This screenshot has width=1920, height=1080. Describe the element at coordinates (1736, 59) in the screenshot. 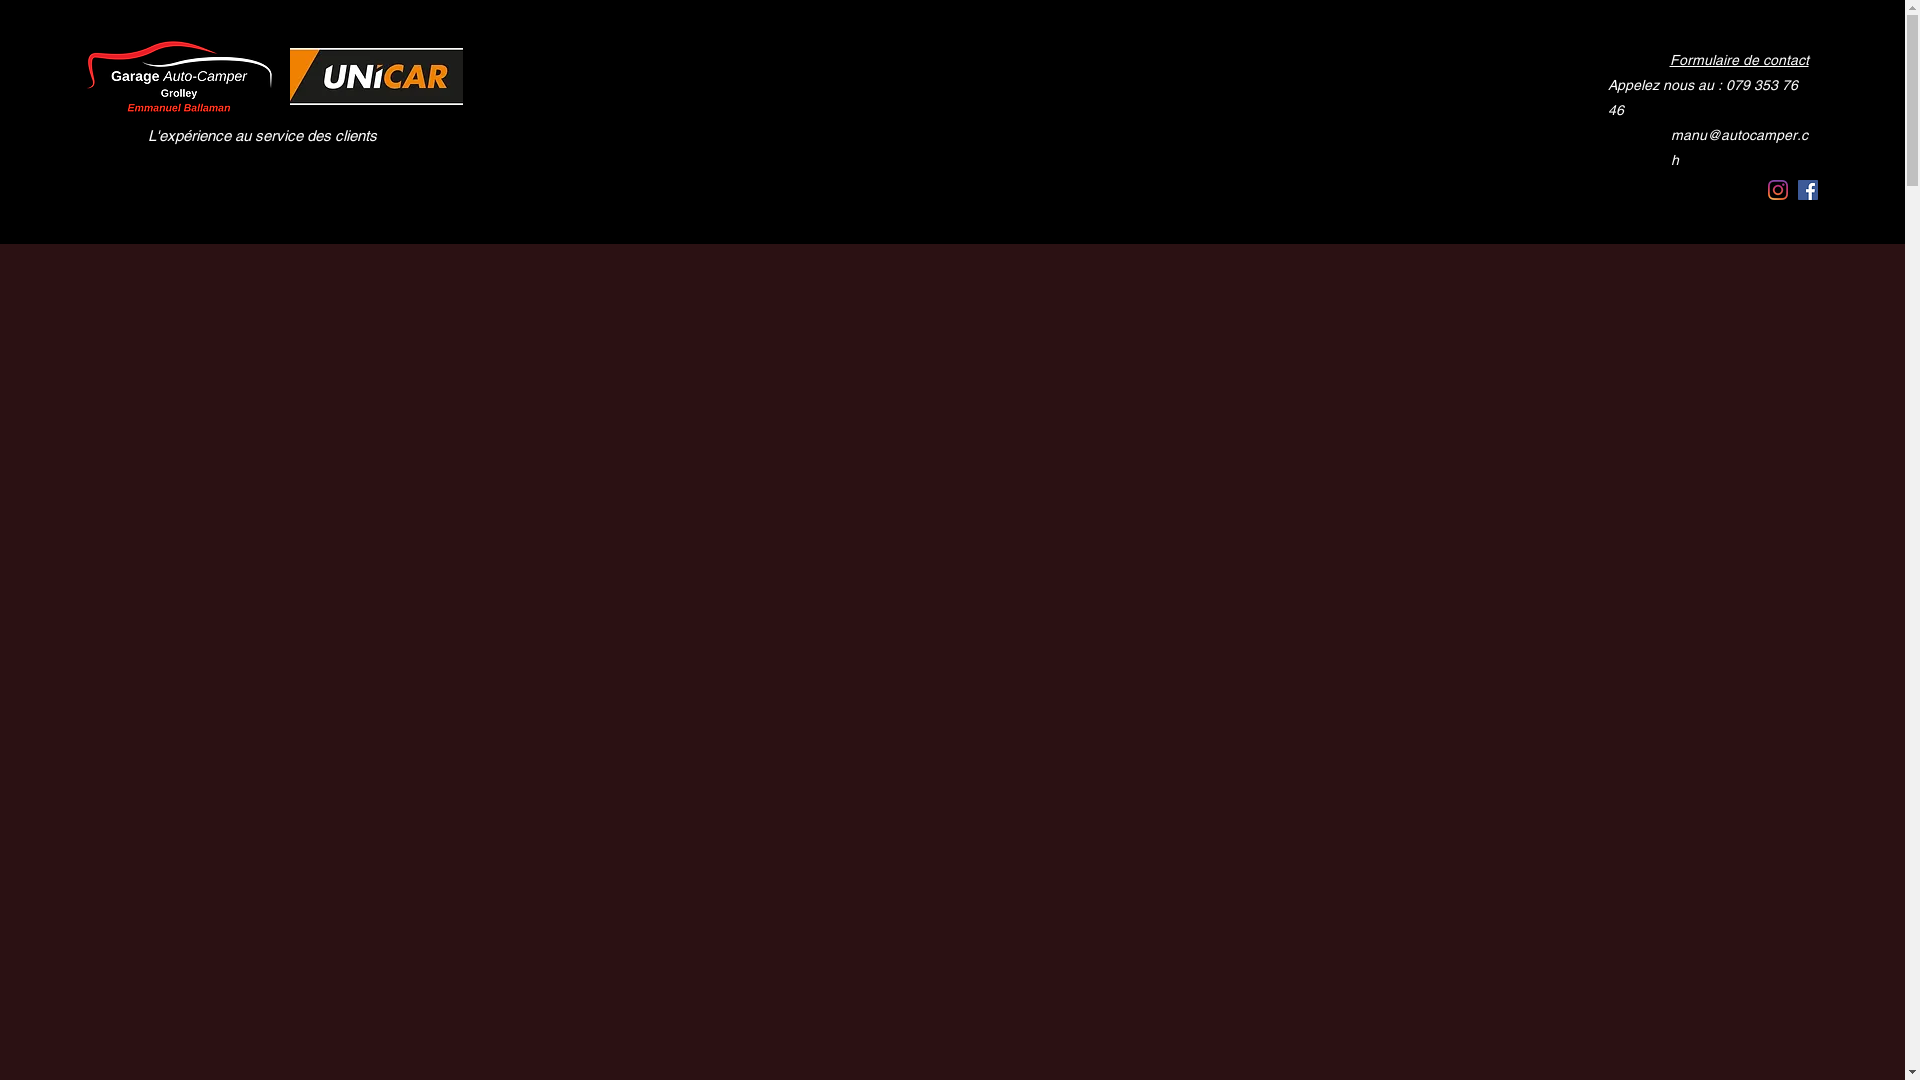

I see `'Formulaire de contact'` at that location.